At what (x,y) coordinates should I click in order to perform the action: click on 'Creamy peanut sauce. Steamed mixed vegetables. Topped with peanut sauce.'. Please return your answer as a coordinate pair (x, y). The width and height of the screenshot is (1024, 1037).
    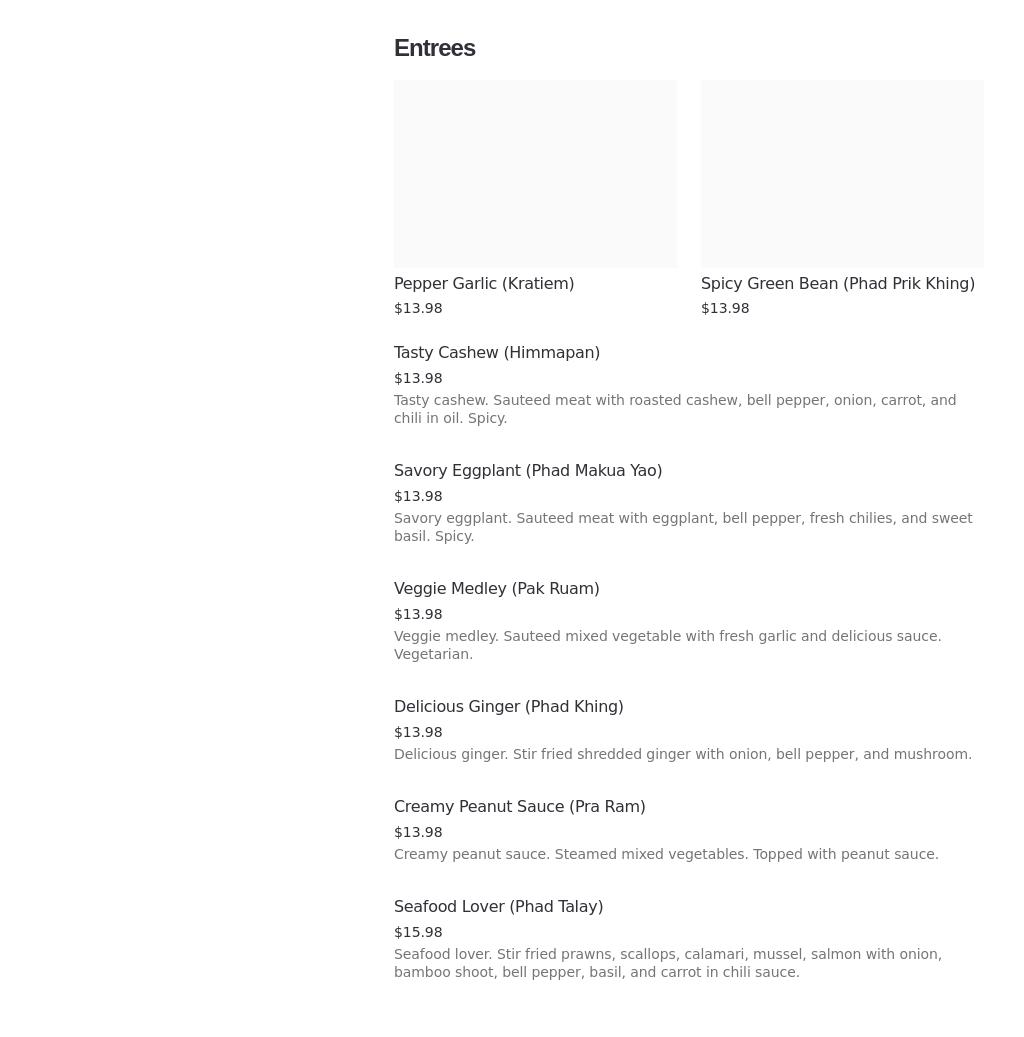
    Looking at the image, I should click on (665, 853).